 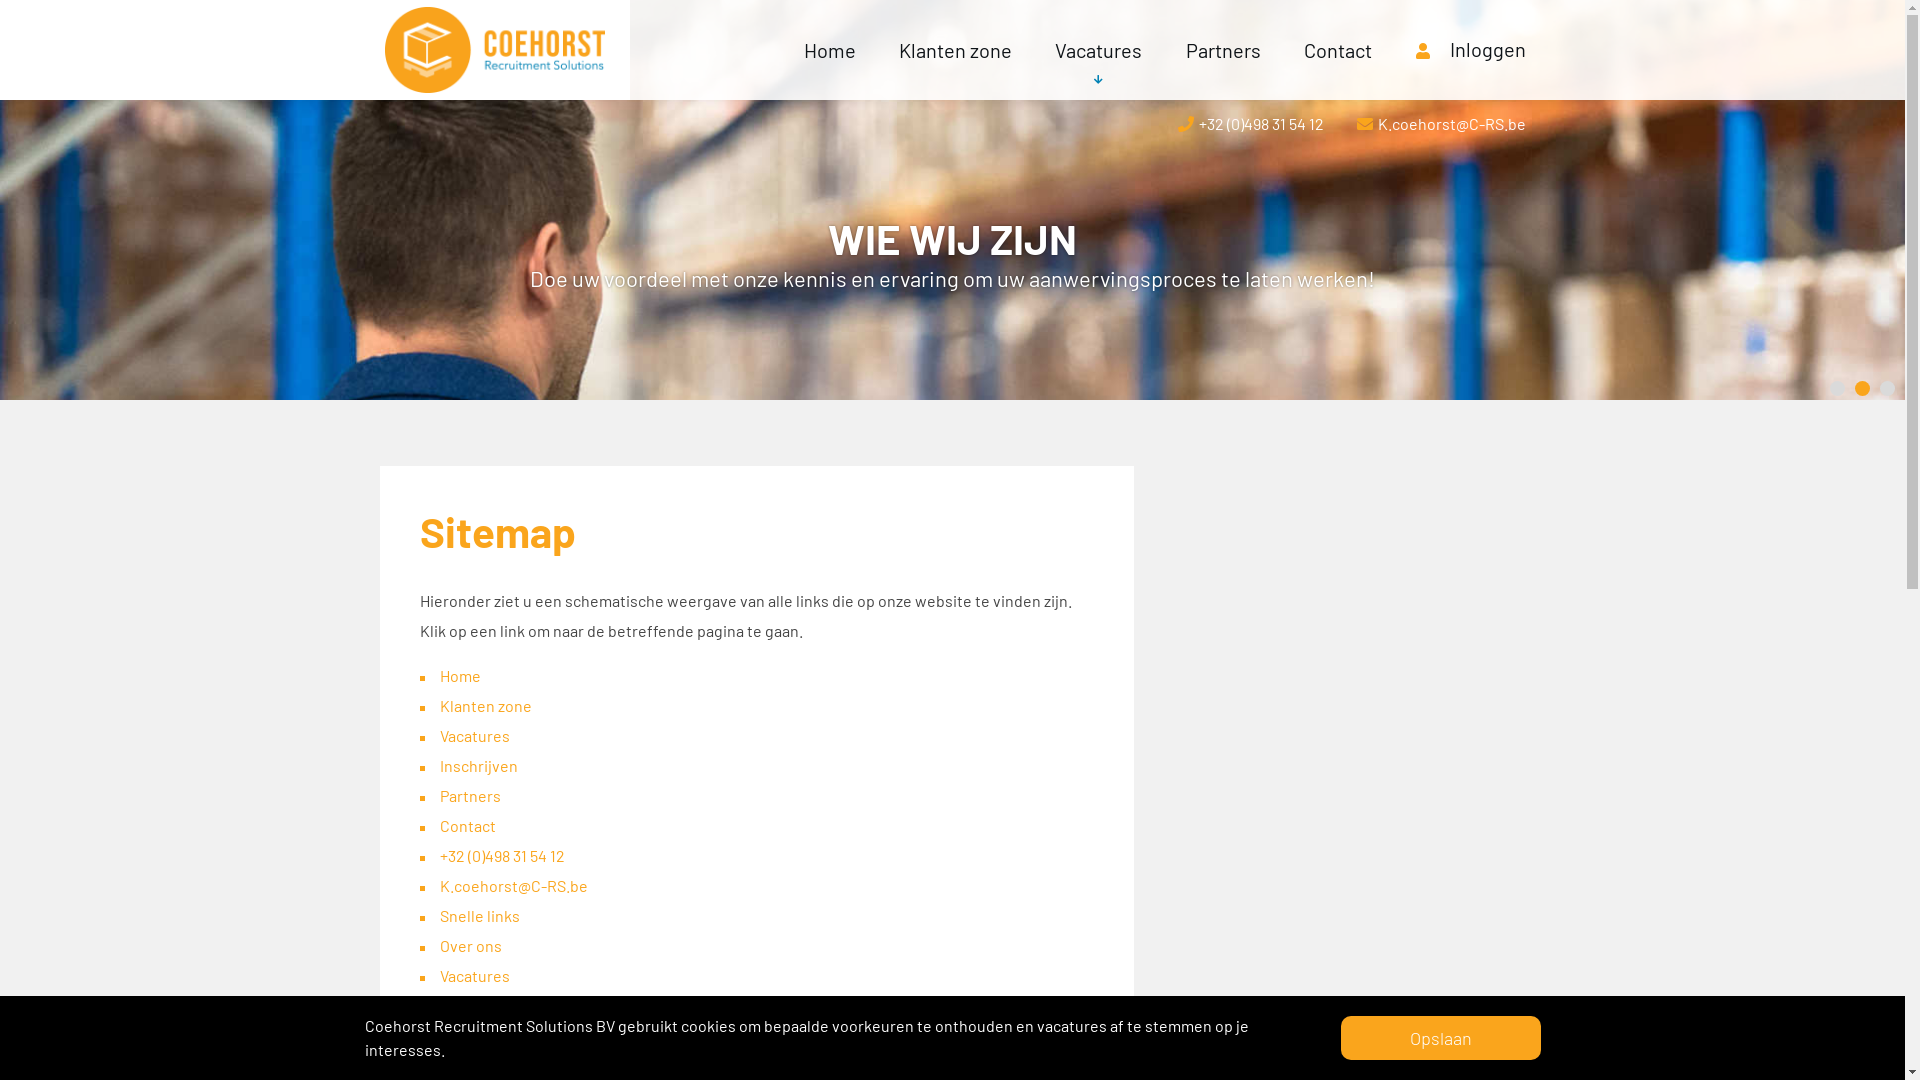 What do you see at coordinates (459, 675) in the screenshot?
I see `'Home'` at bounding box center [459, 675].